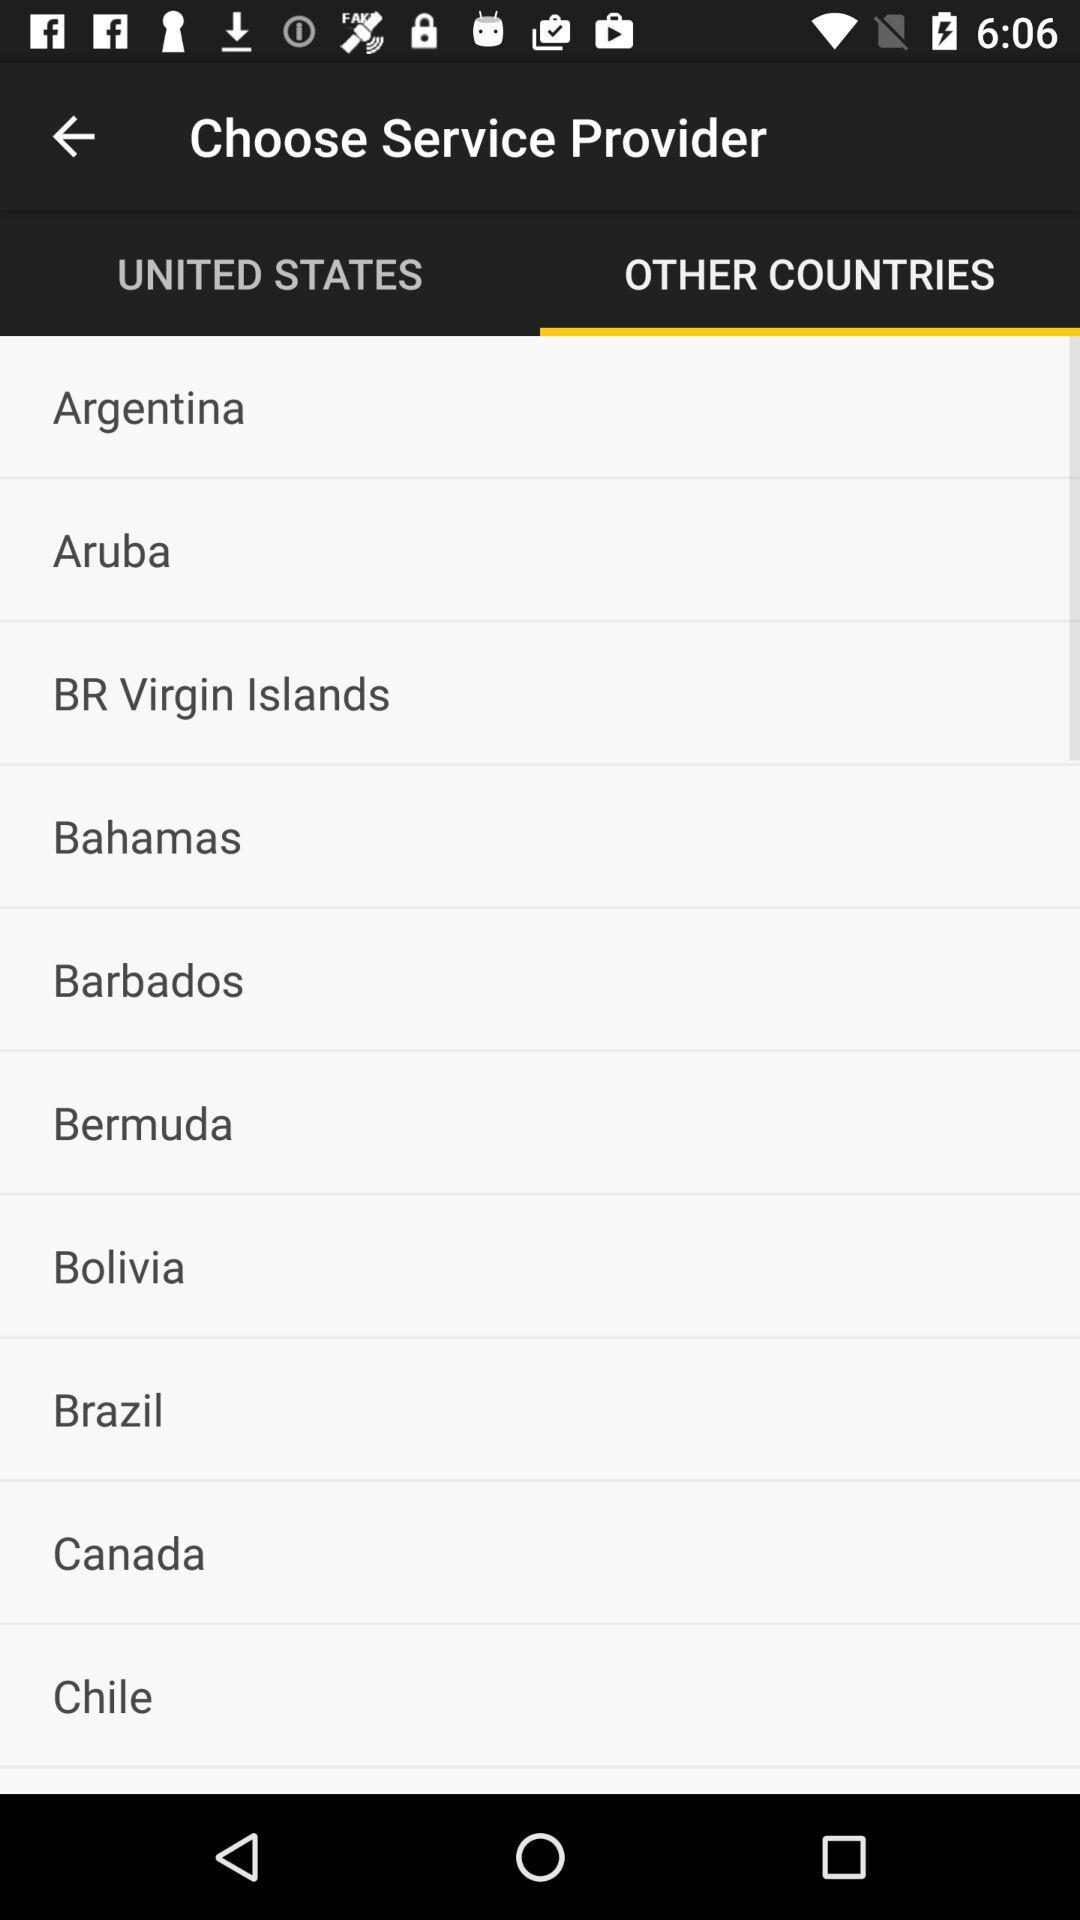  What do you see at coordinates (540, 1264) in the screenshot?
I see `the icon below the bermuda` at bounding box center [540, 1264].